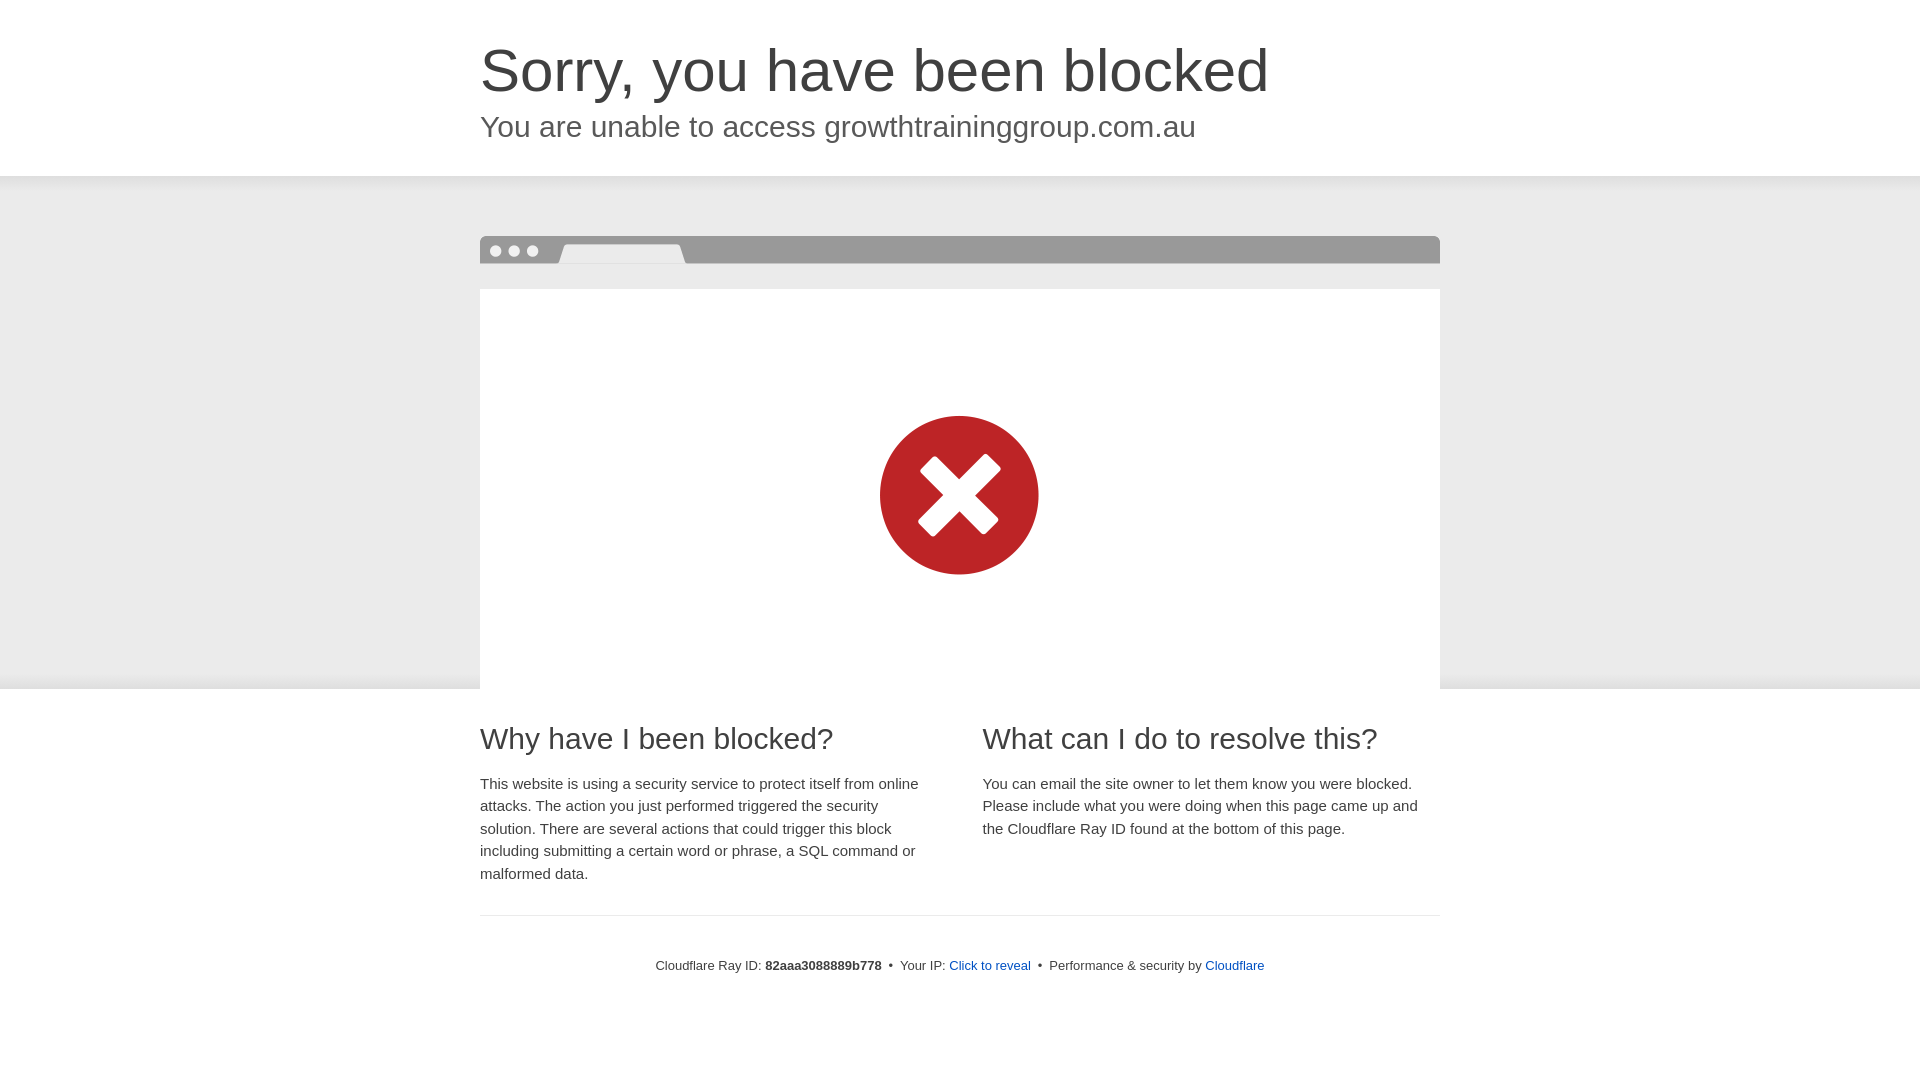 This screenshot has height=1080, width=1920. Describe the element at coordinates (948, 964) in the screenshot. I see `'Click to reveal'` at that location.